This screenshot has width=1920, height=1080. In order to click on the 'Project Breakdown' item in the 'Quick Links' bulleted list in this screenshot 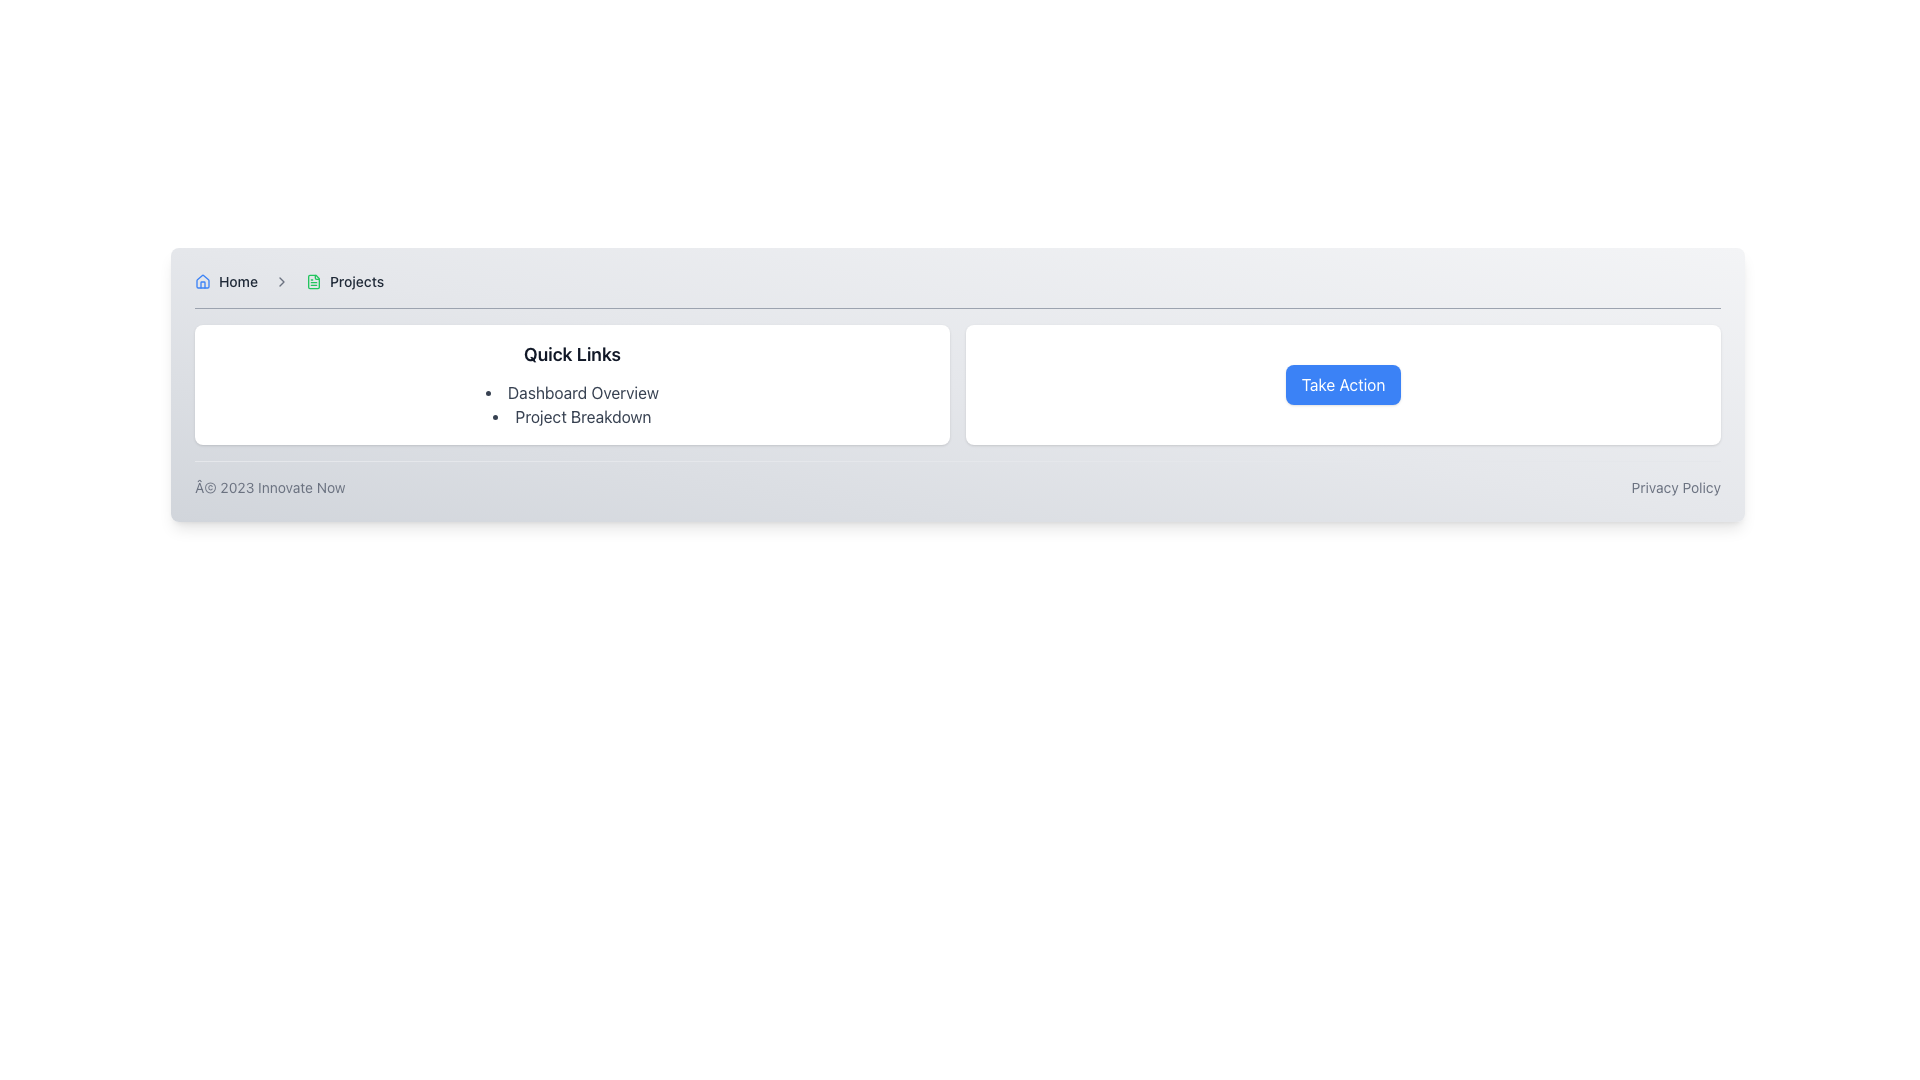, I will do `click(571, 405)`.